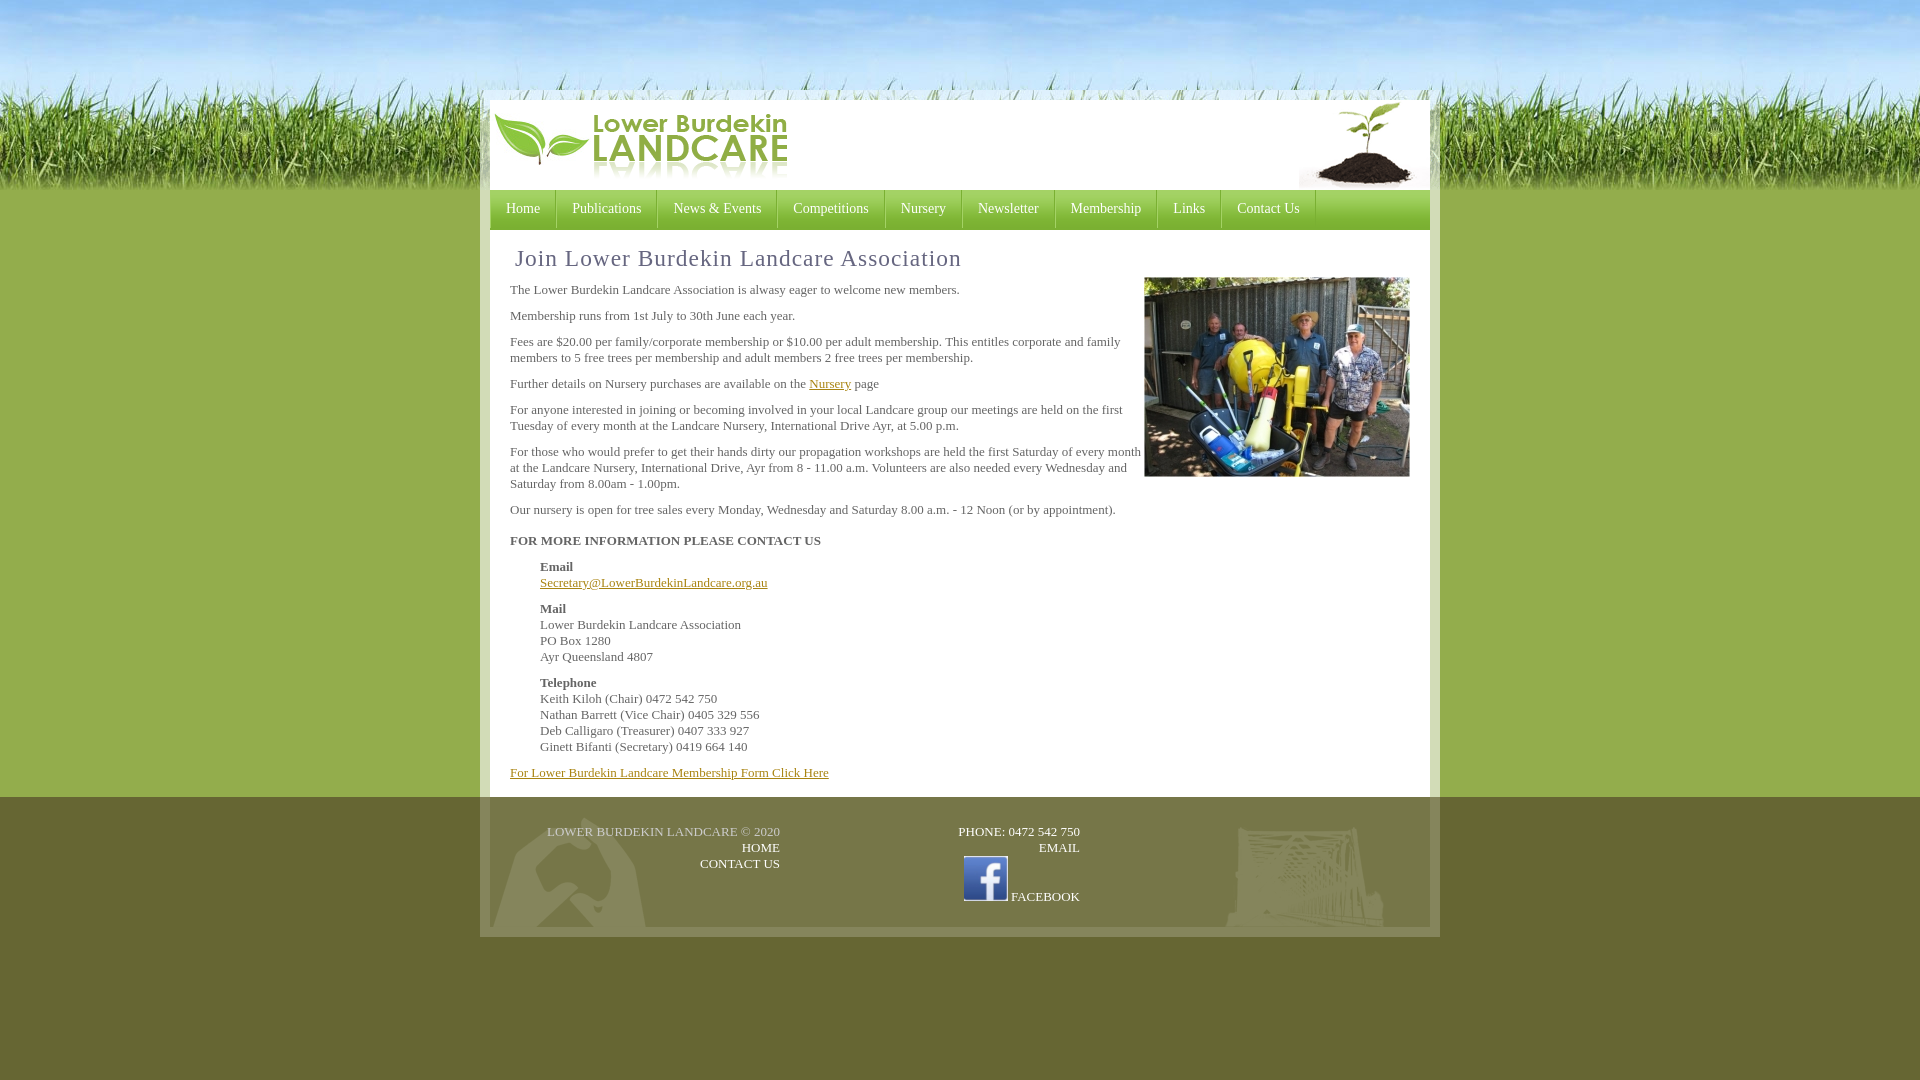  What do you see at coordinates (738, 862) in the screenshot?
I see `'CONTACT US'` at bounding box center [738, 862].